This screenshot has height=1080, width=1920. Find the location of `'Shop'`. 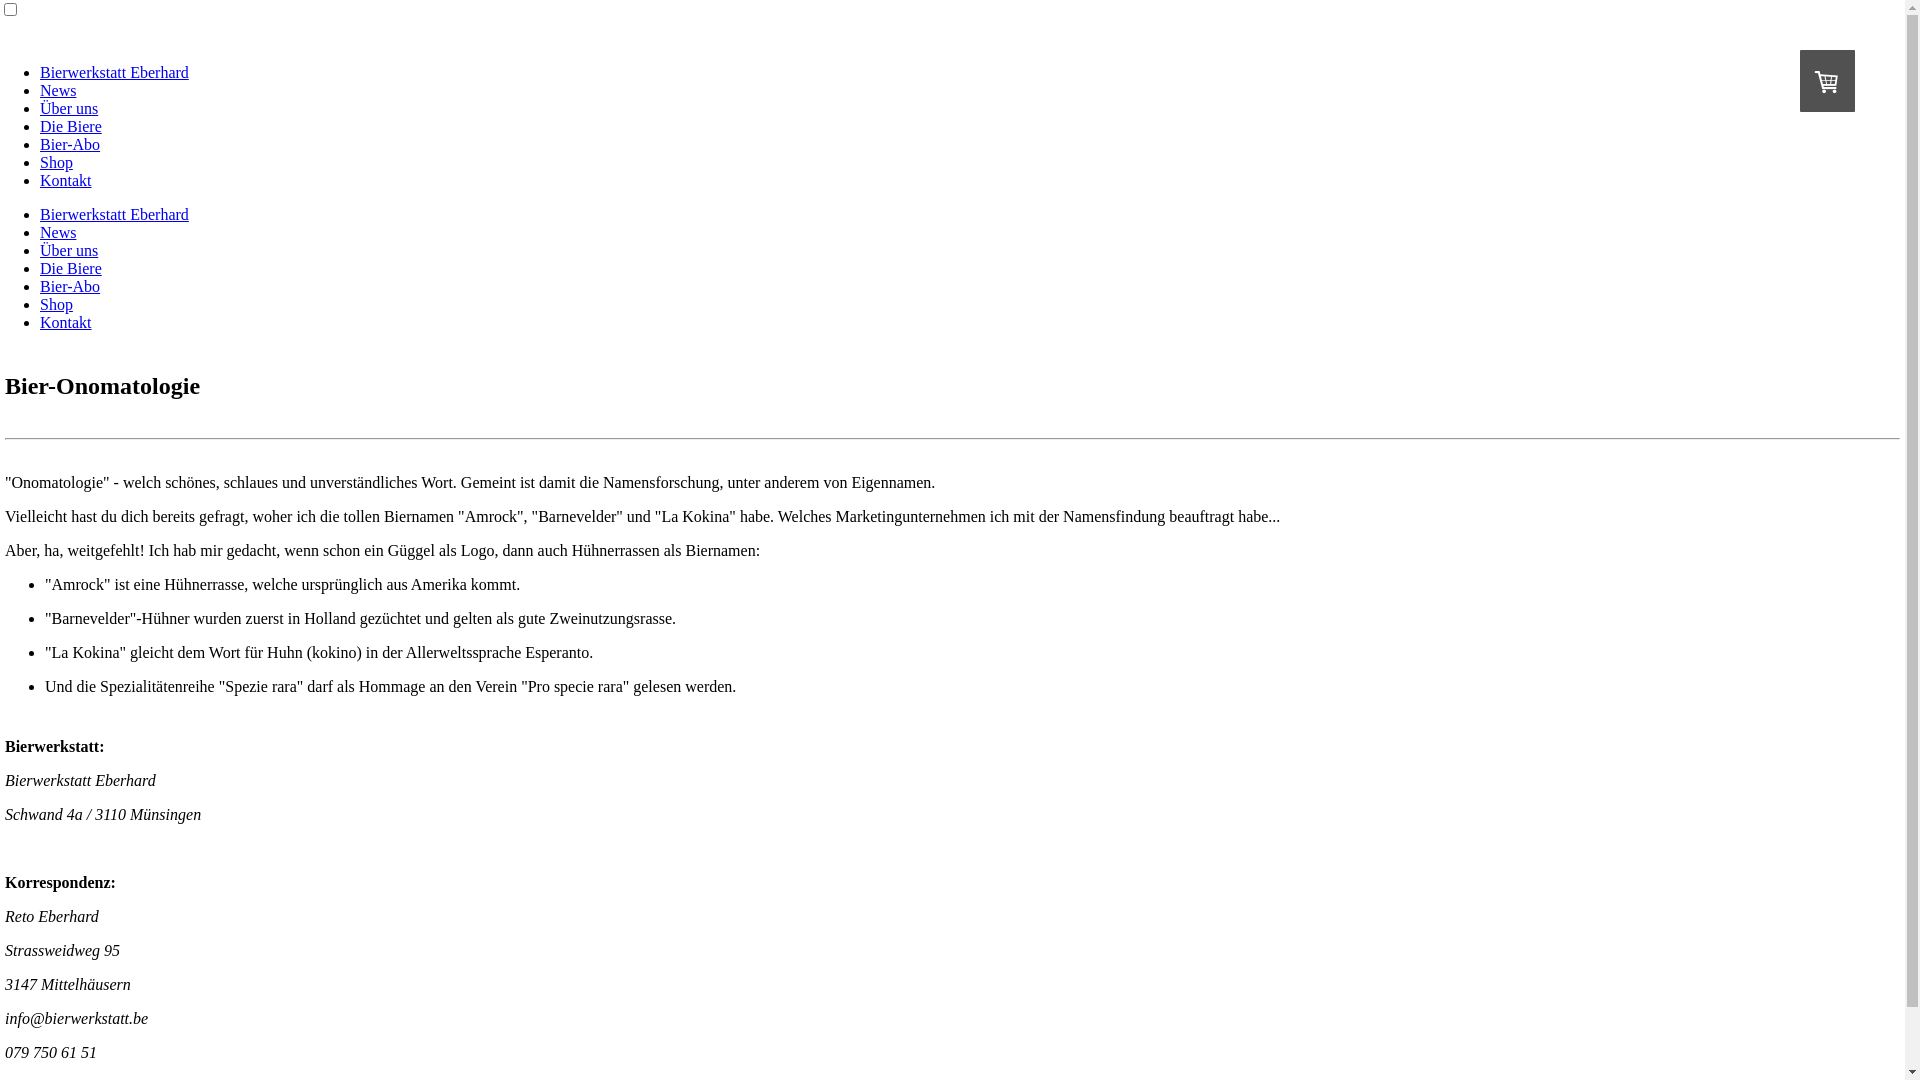

'Shop' is located at coordinates (56, 304).